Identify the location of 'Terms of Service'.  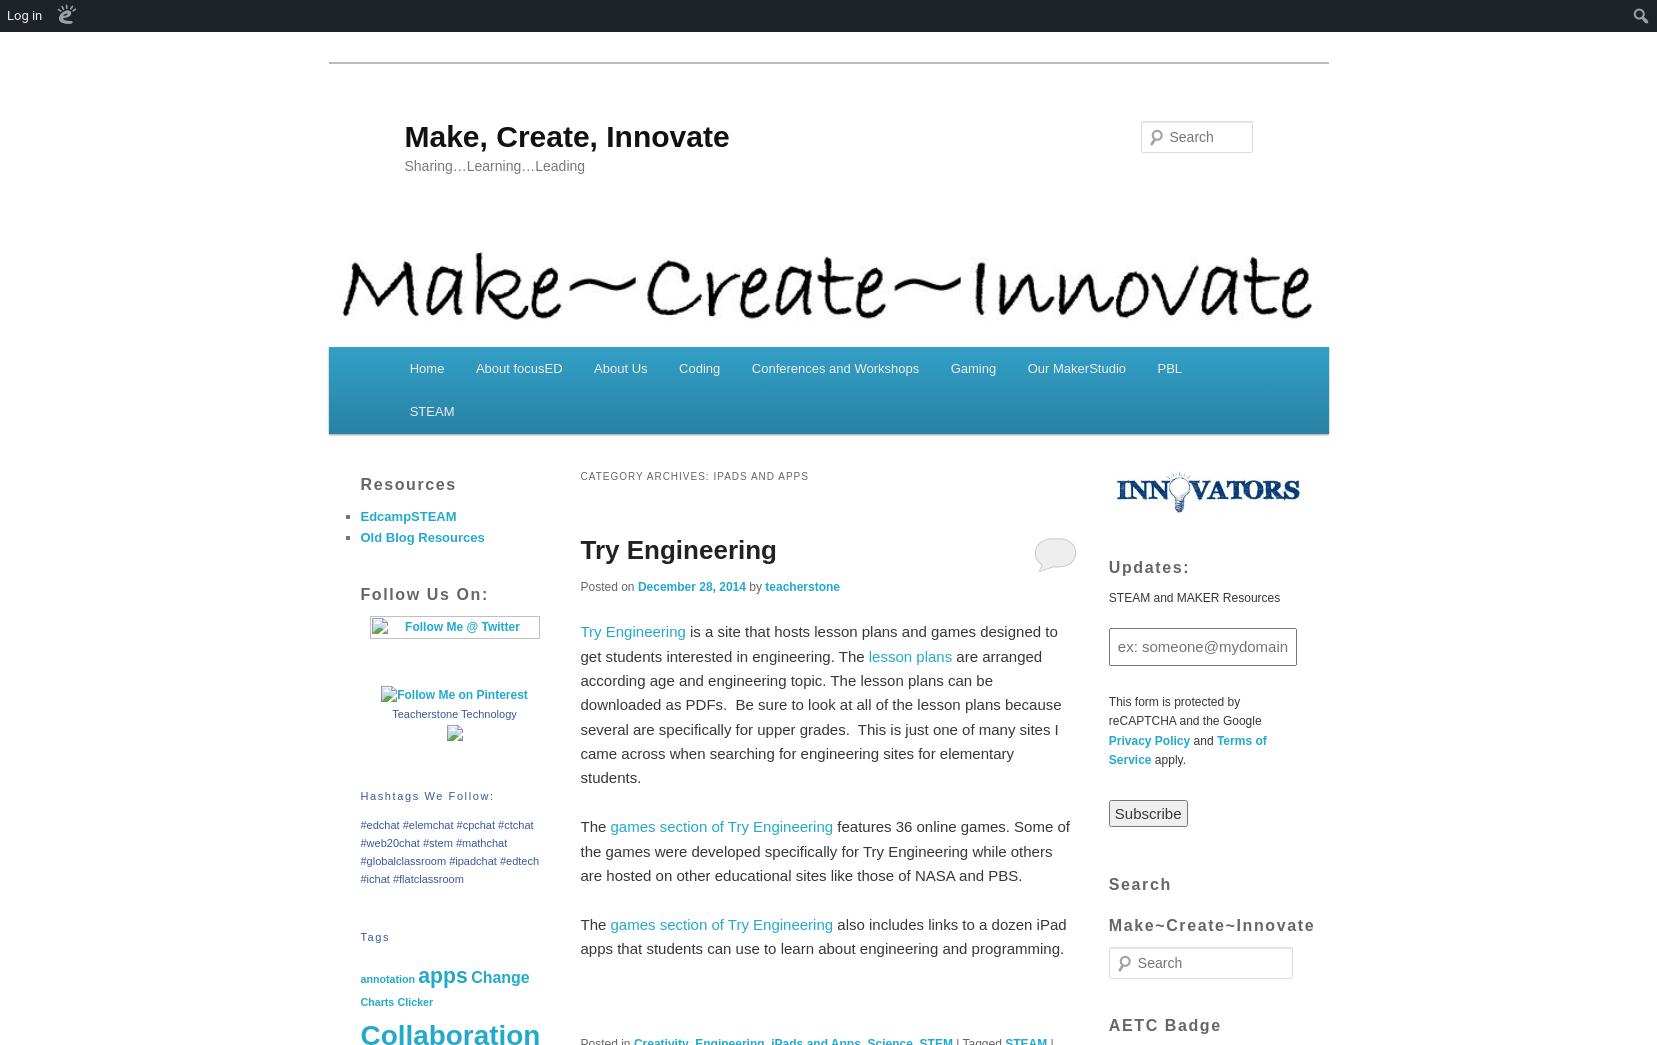
(1187, 748).